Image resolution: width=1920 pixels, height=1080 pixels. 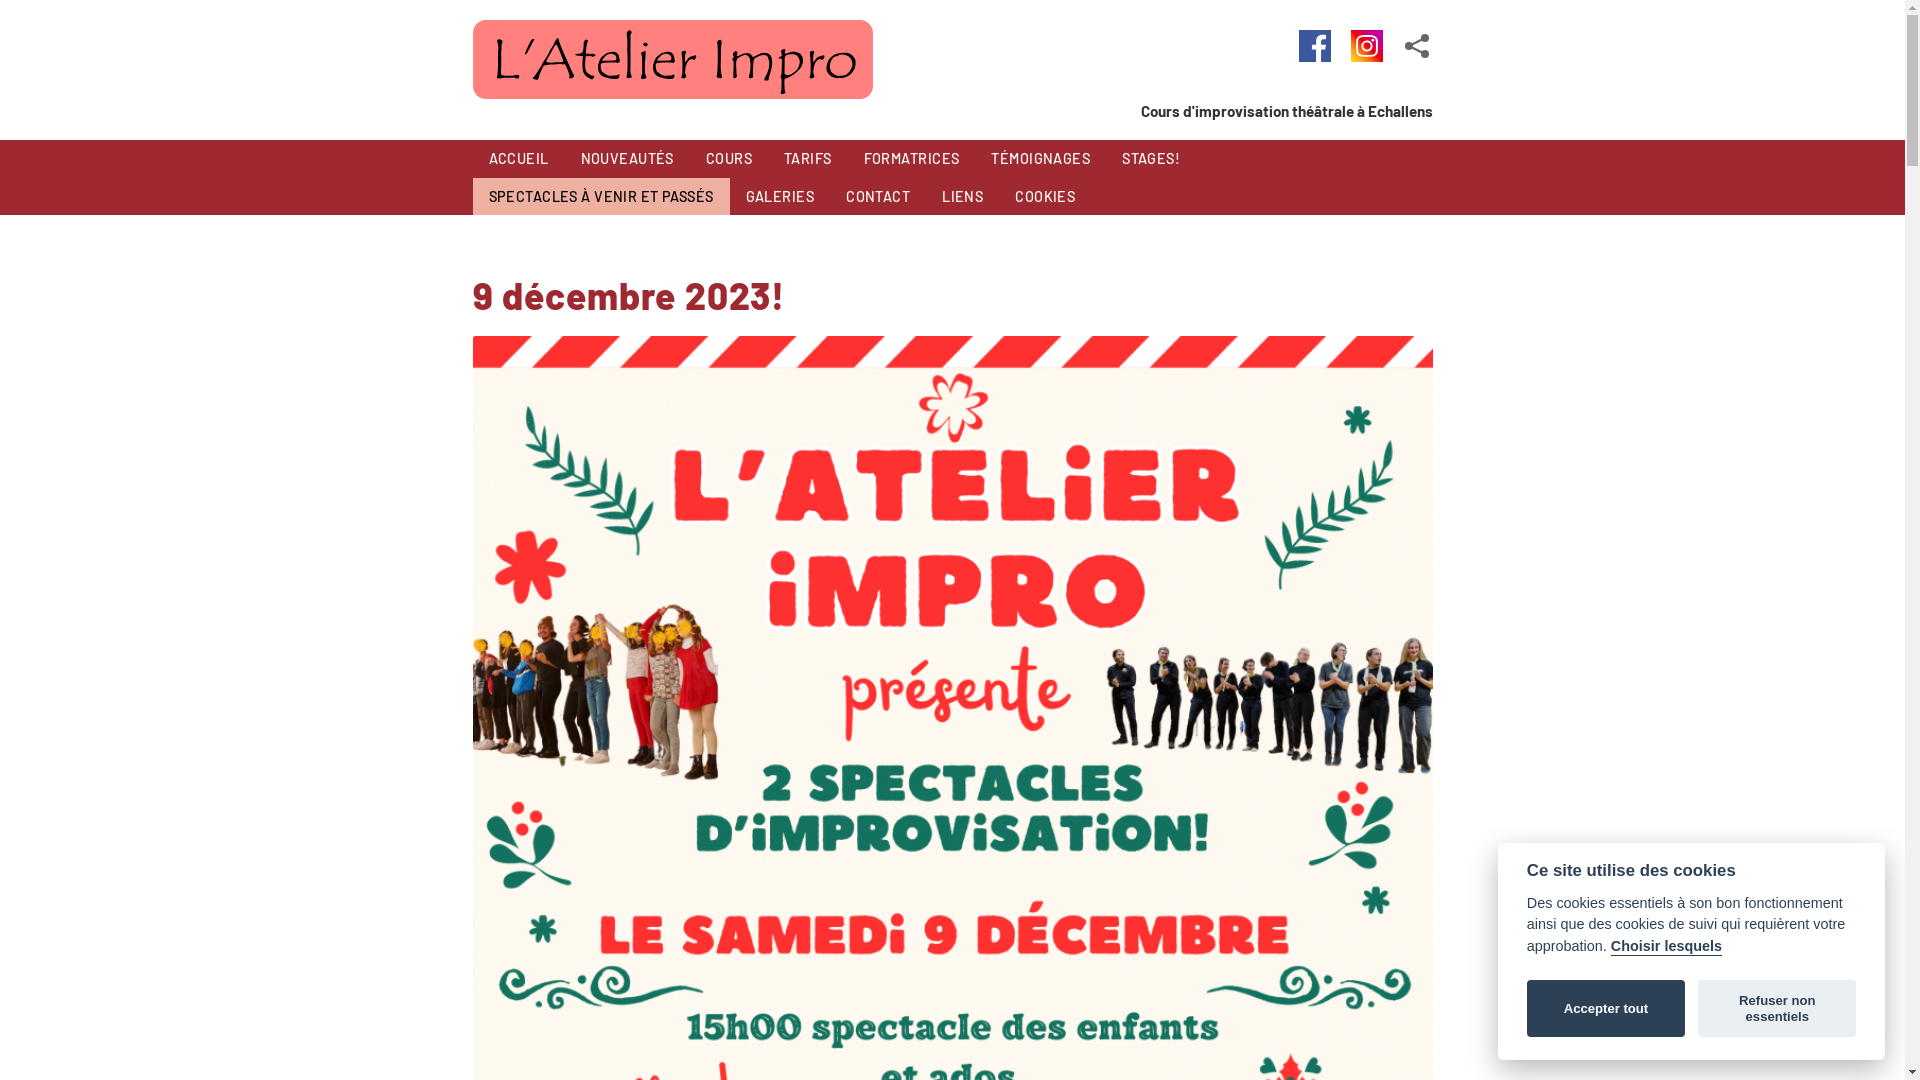 I want to click on 'LIENS', so click(x=925, y=196).